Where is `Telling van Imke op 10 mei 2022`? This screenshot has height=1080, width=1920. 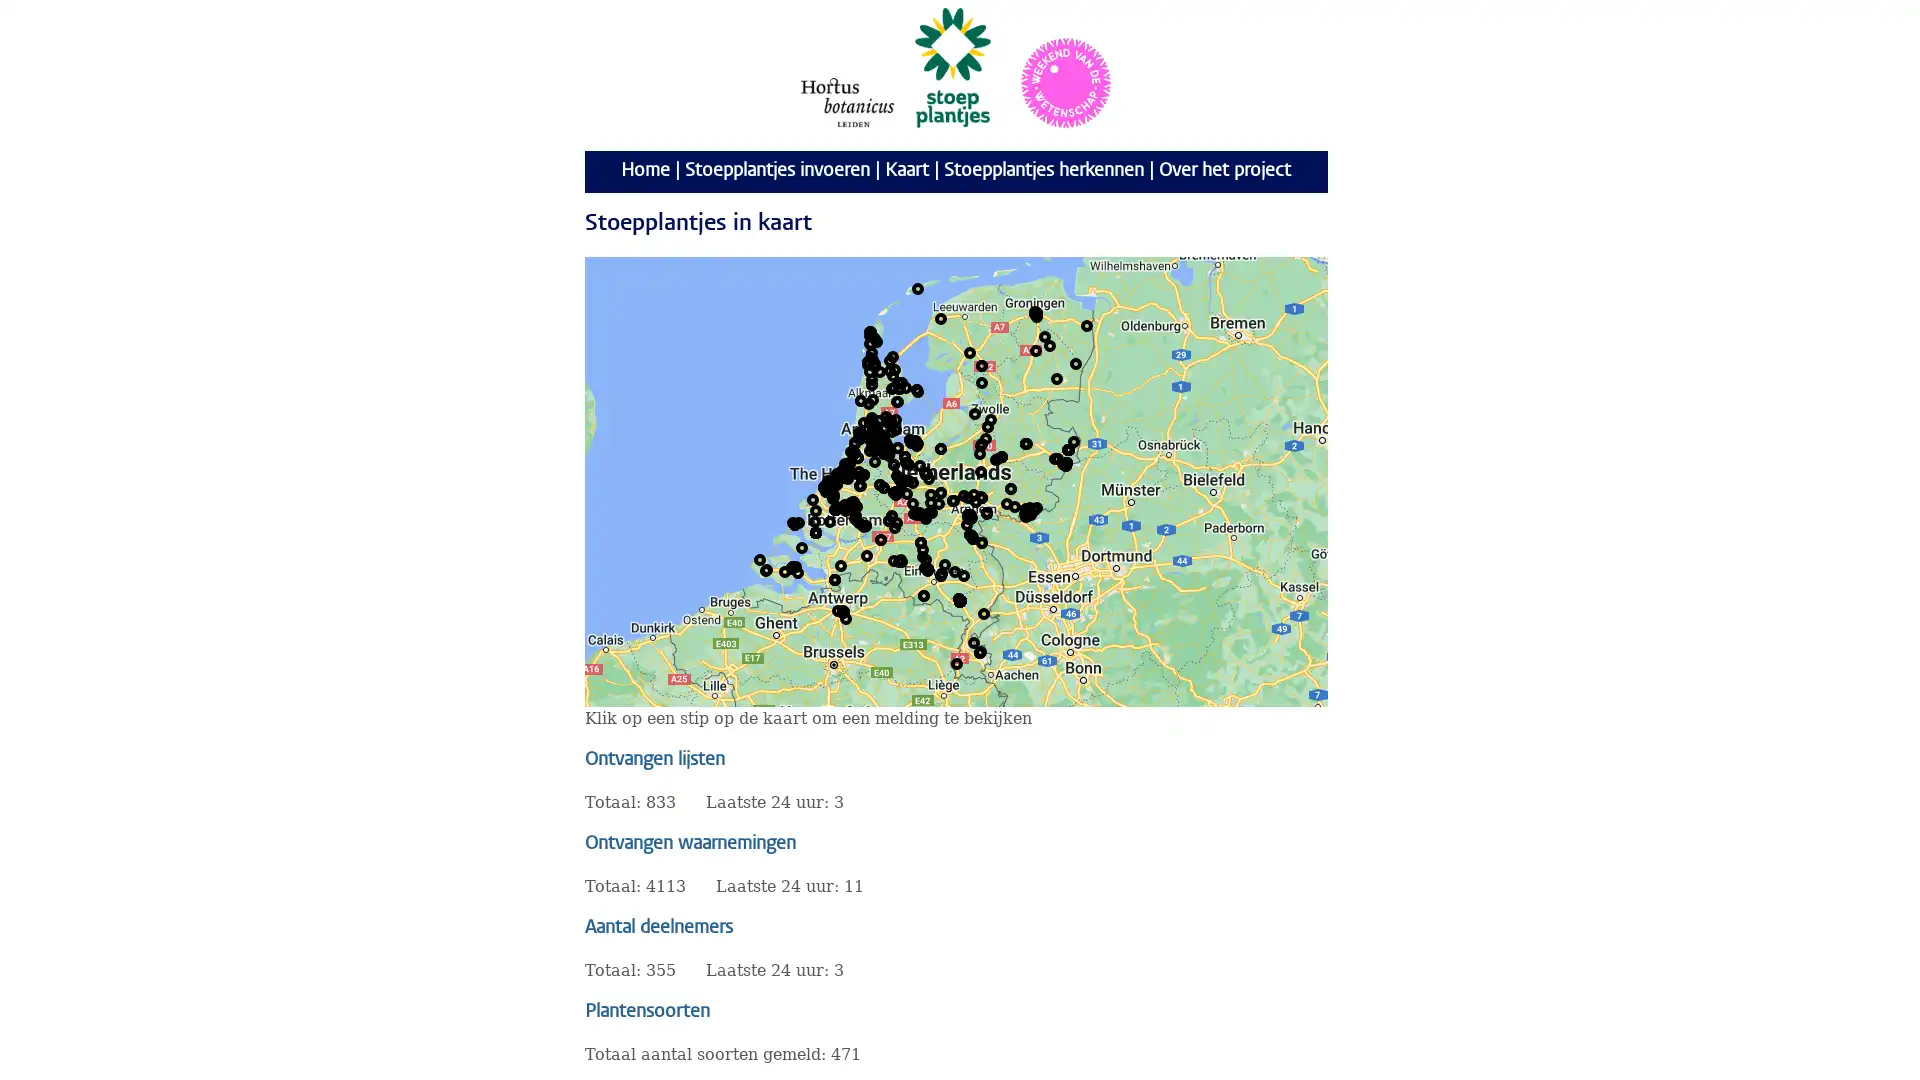
Telling van Imke op 10 mei 2022 is located at coordinates (882, 434).